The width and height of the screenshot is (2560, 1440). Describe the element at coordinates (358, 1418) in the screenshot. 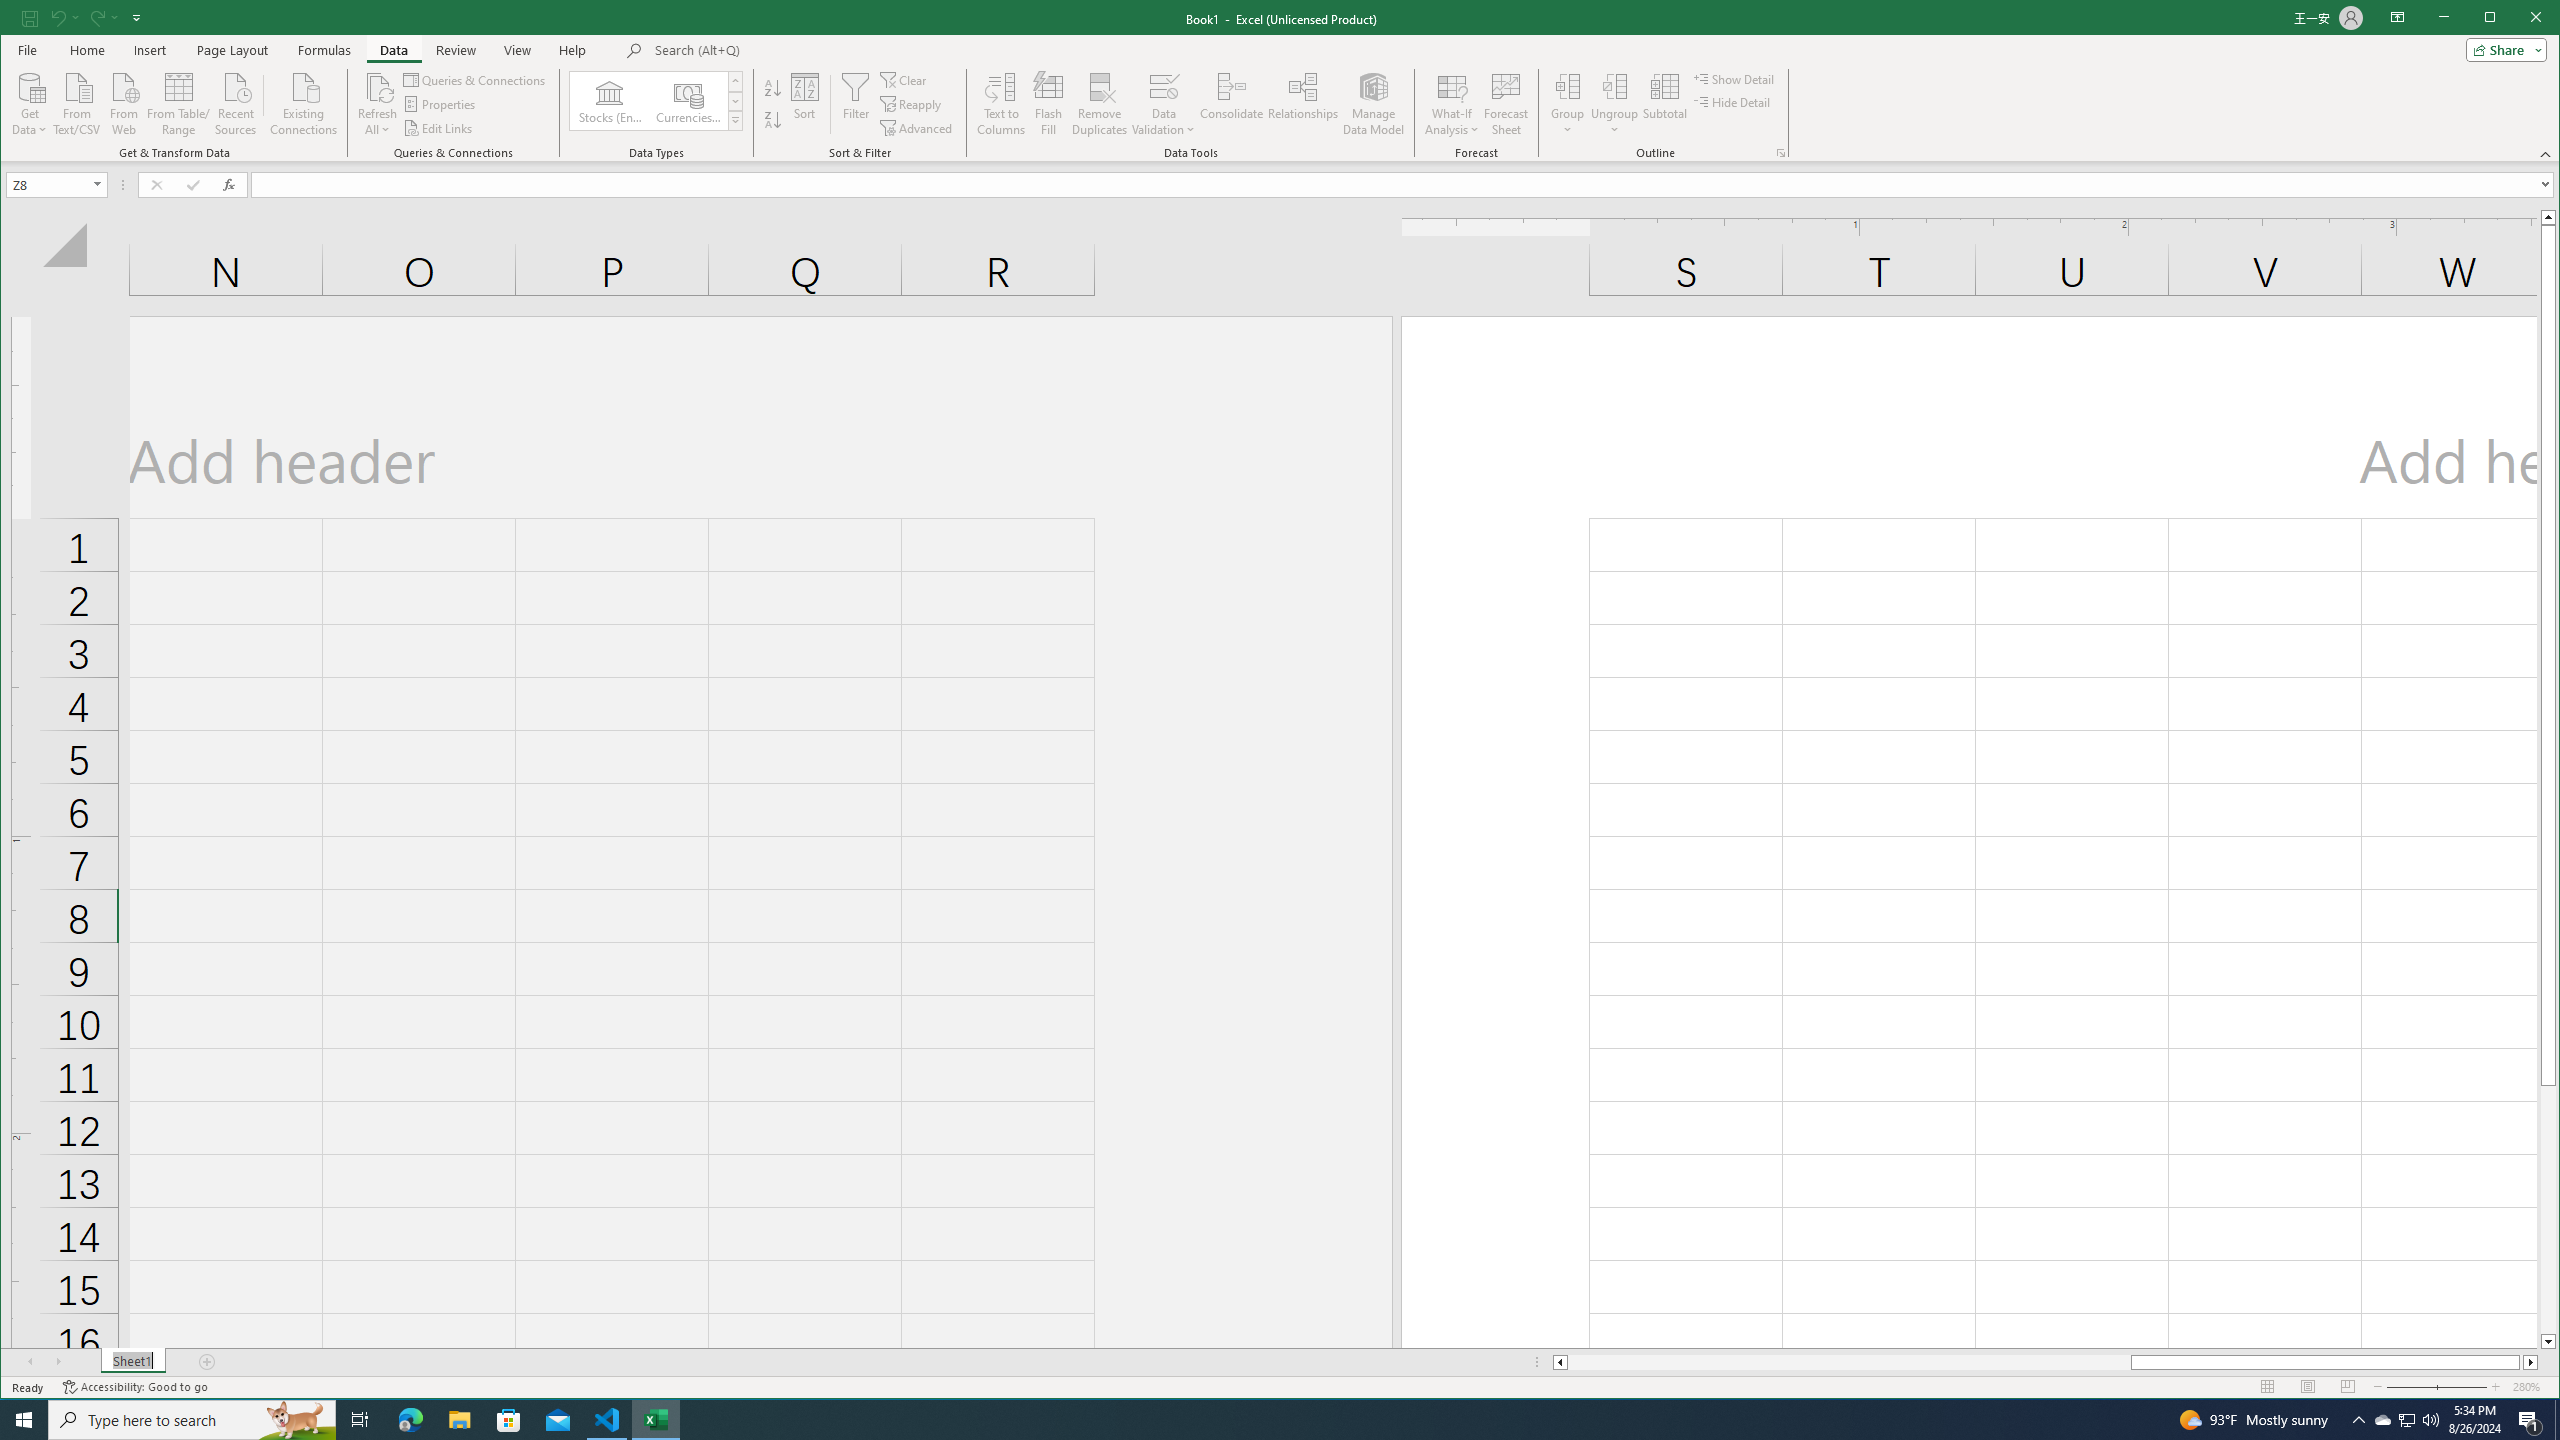

I see `'Task View'` at that location.